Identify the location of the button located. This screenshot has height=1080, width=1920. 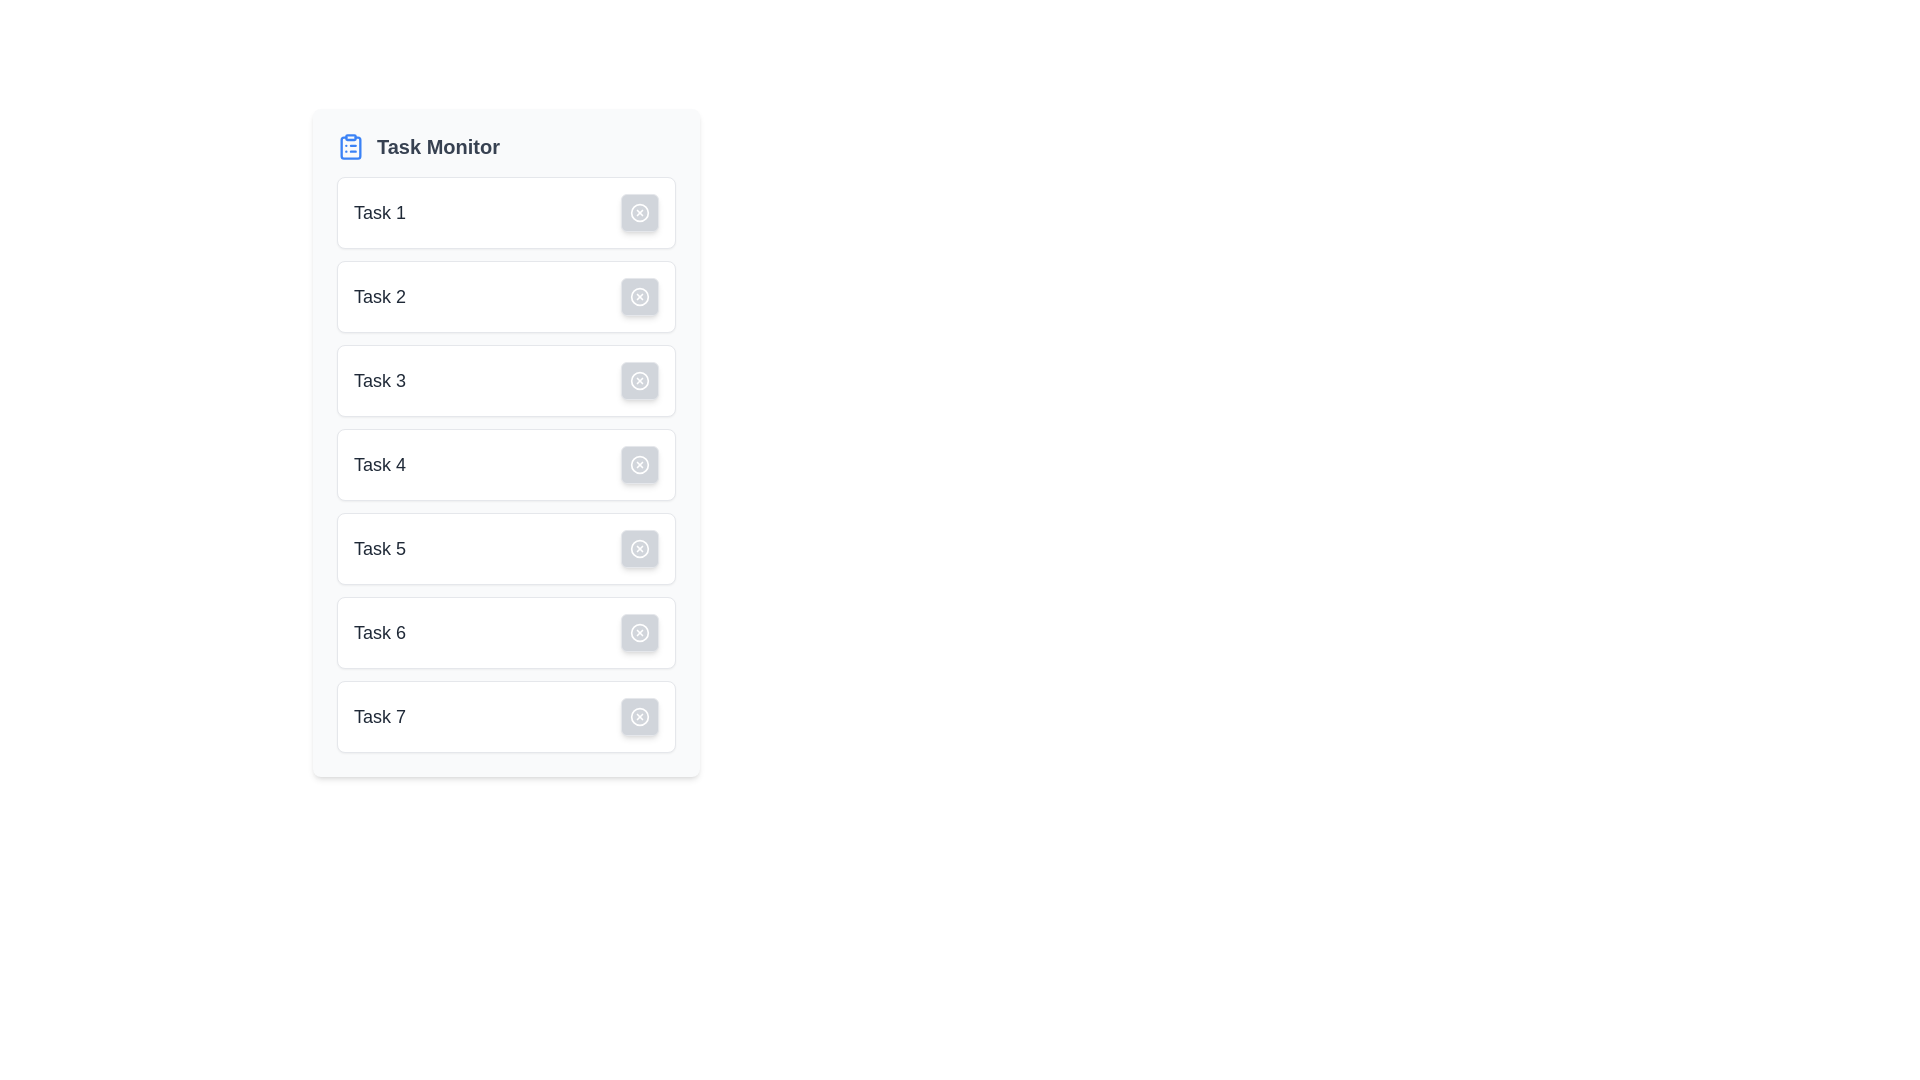
(638, 465).